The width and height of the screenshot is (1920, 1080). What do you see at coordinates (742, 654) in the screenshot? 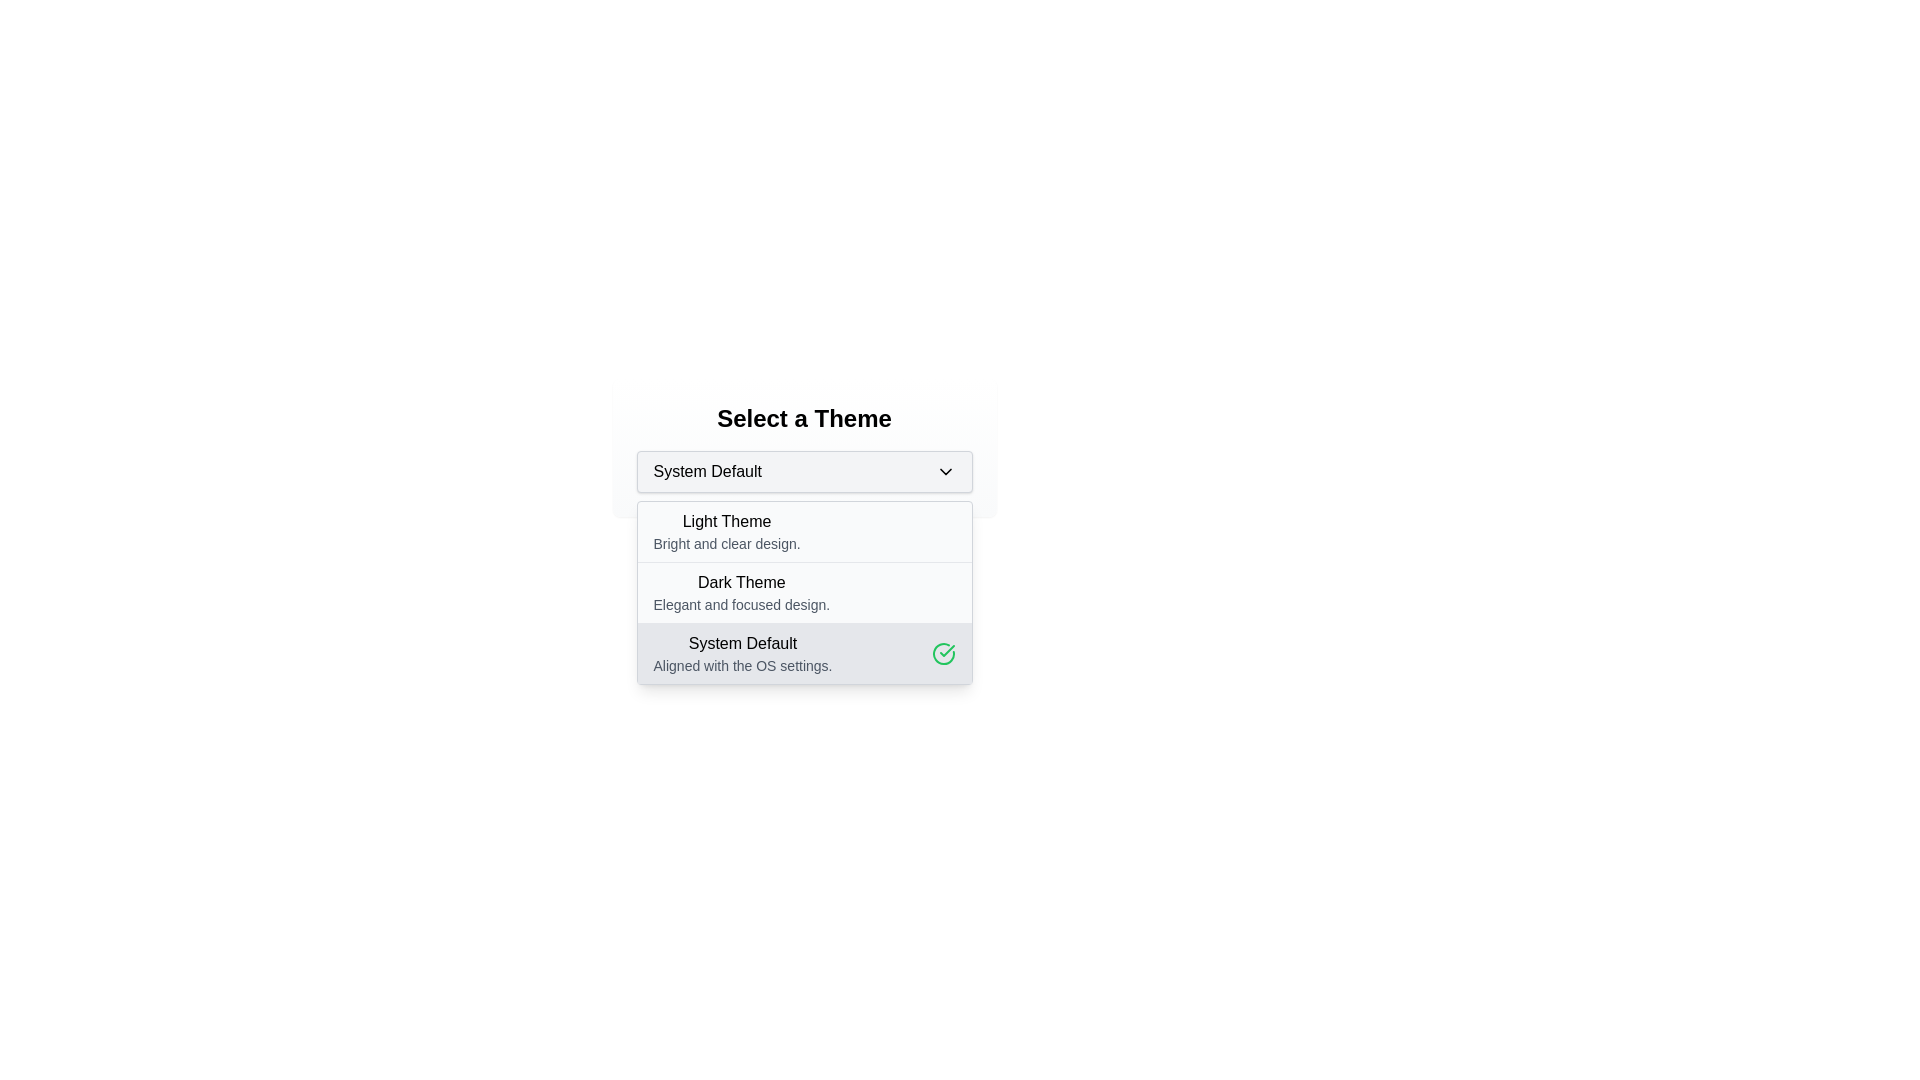
I see `the 'System Default' dropdown option within the 'Select a Theme' dropdown menu` at bounding box center [742, 654].